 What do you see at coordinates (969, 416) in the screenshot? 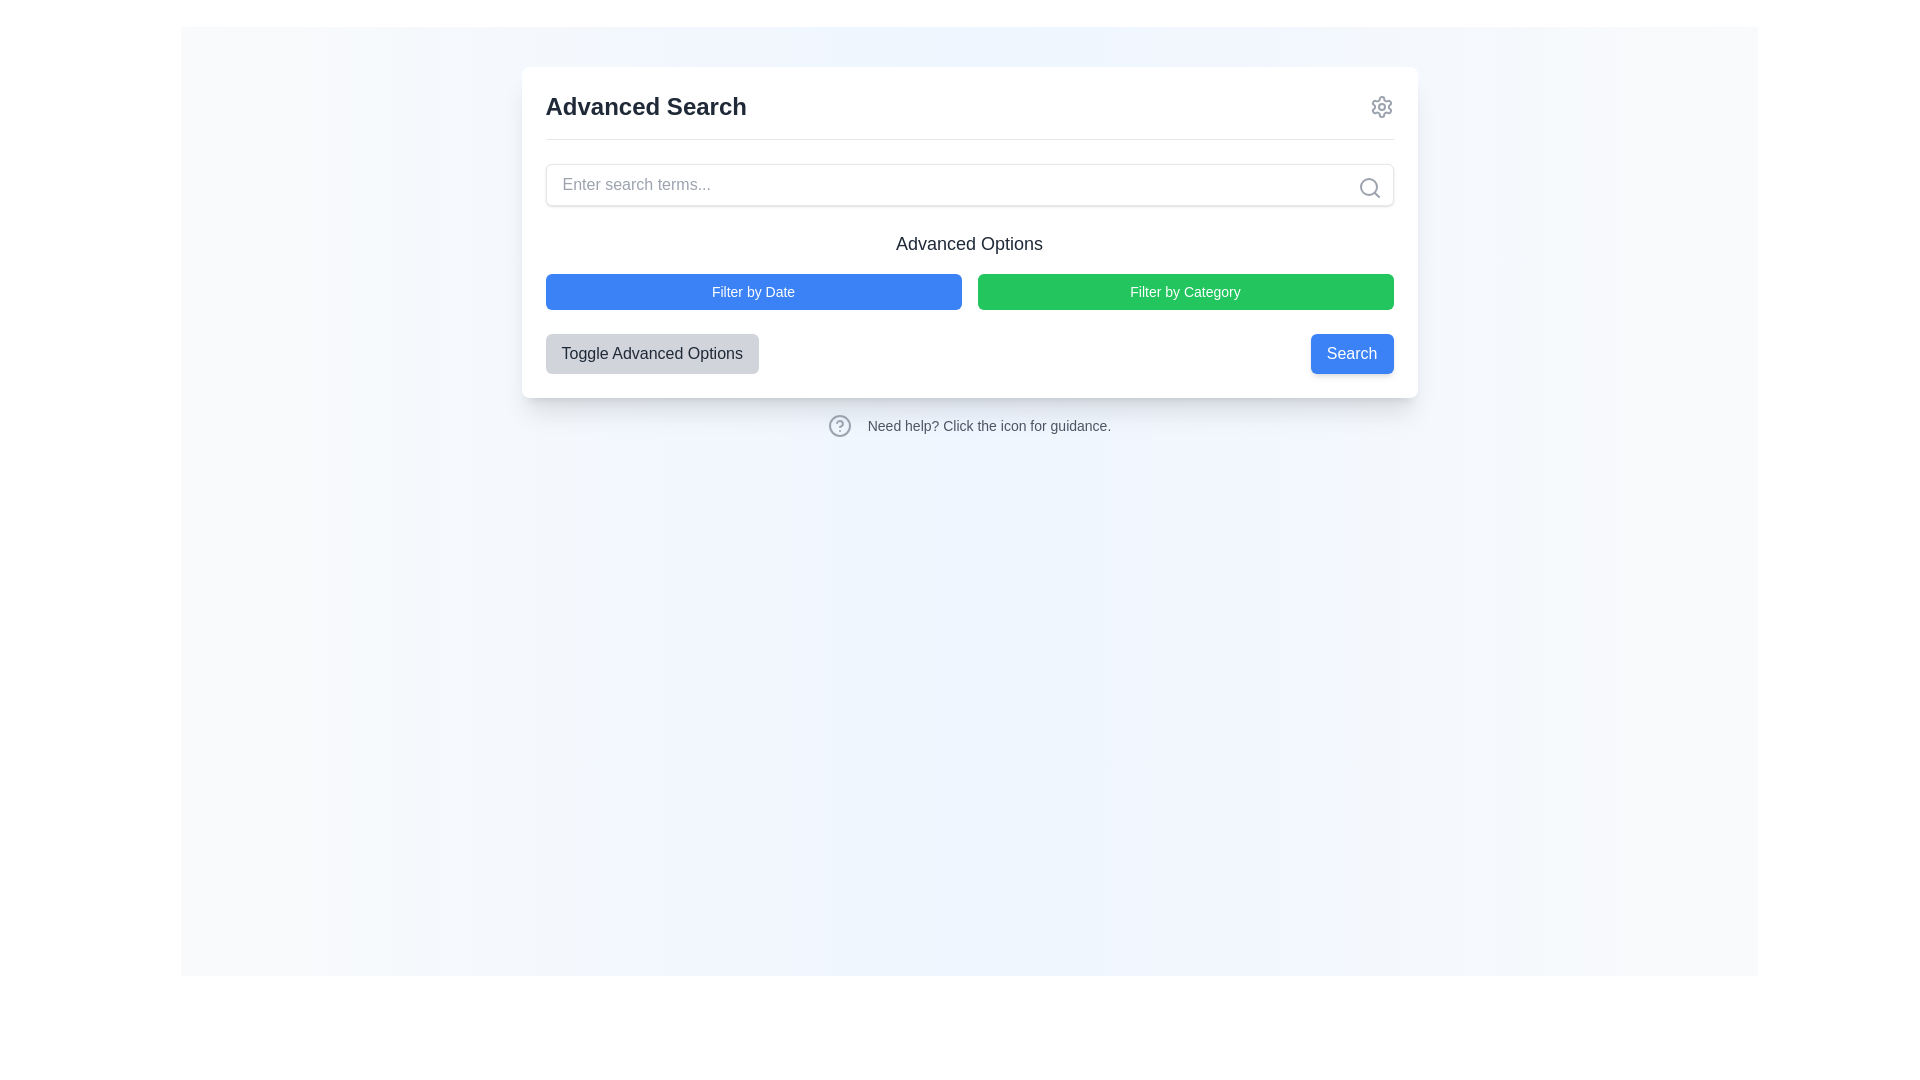
I see `the question mark icon on the informational prompt labeled 'Need help? Click the icon for guidance.'` at bounding box center [969, 416].